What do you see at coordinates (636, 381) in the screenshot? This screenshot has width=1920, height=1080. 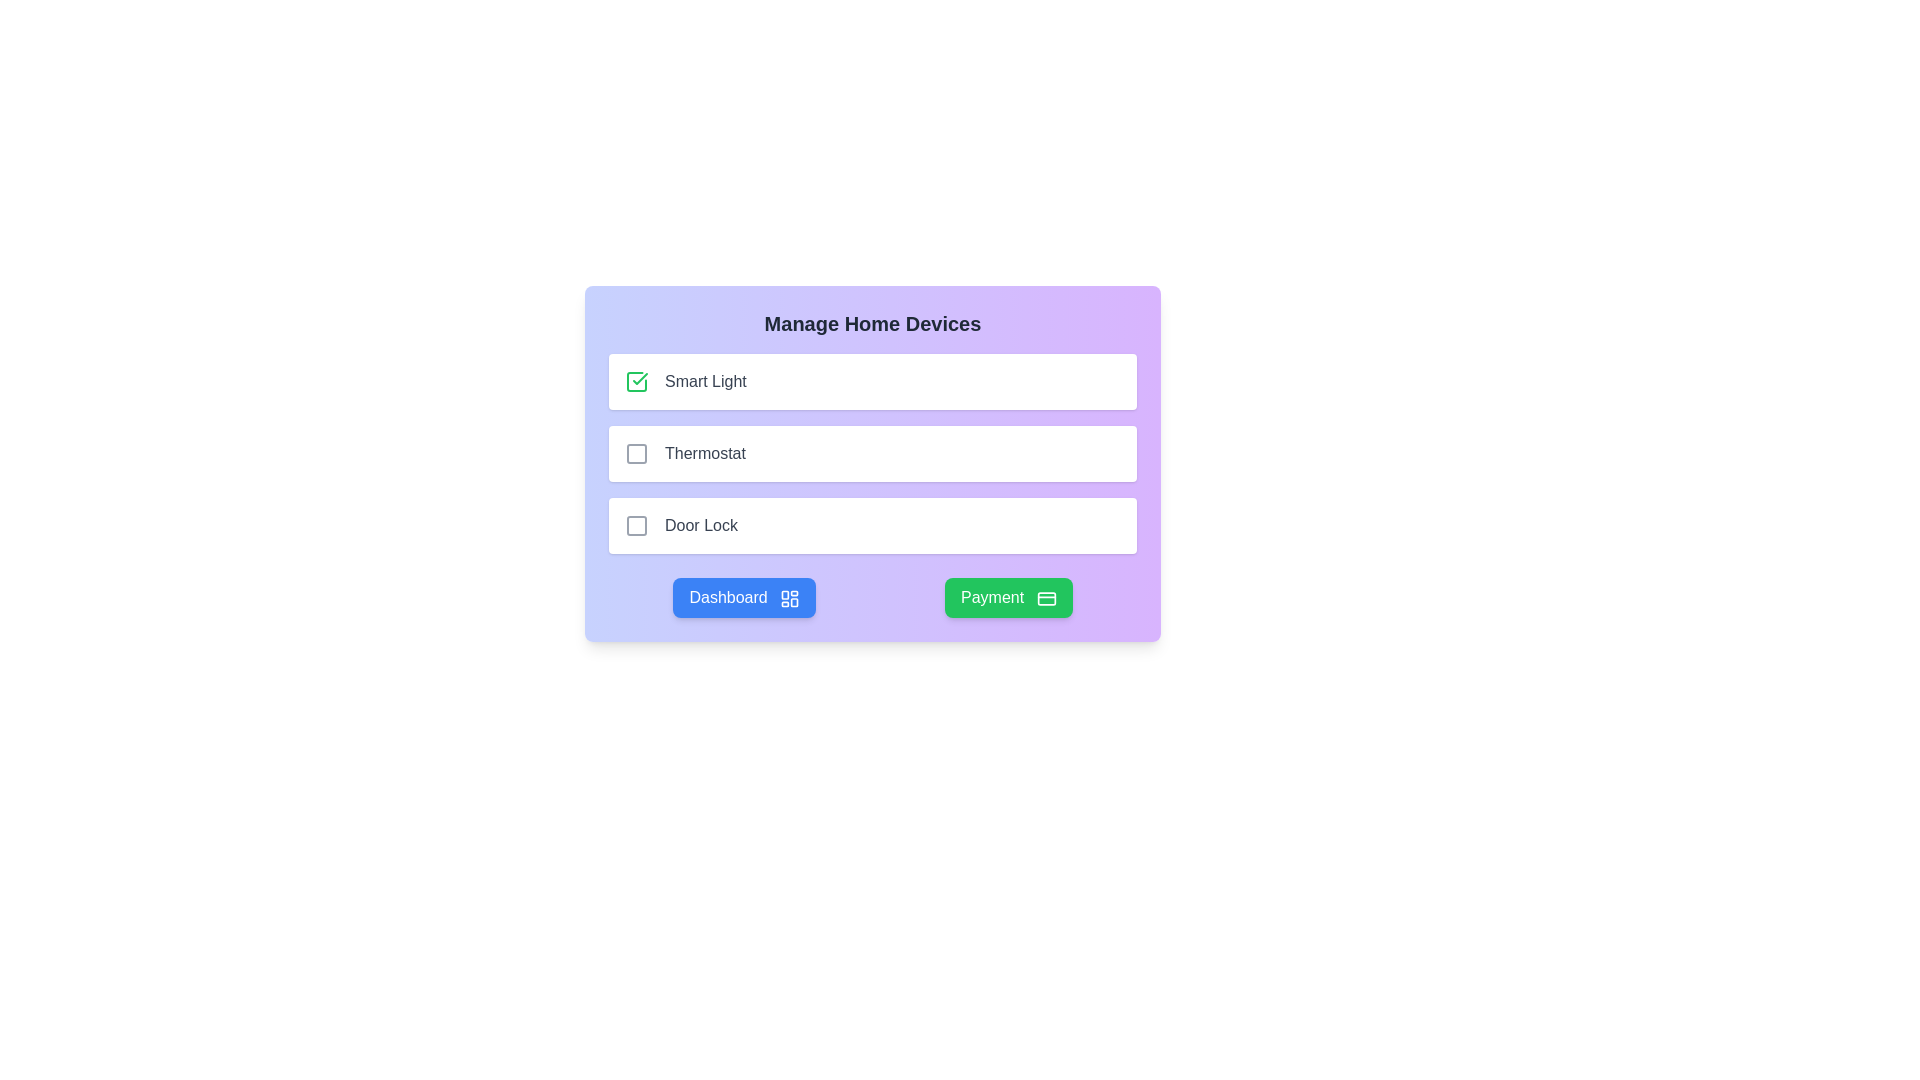 I see `the checkbox for 'Smart Light'` at bounding box center [636, 381].